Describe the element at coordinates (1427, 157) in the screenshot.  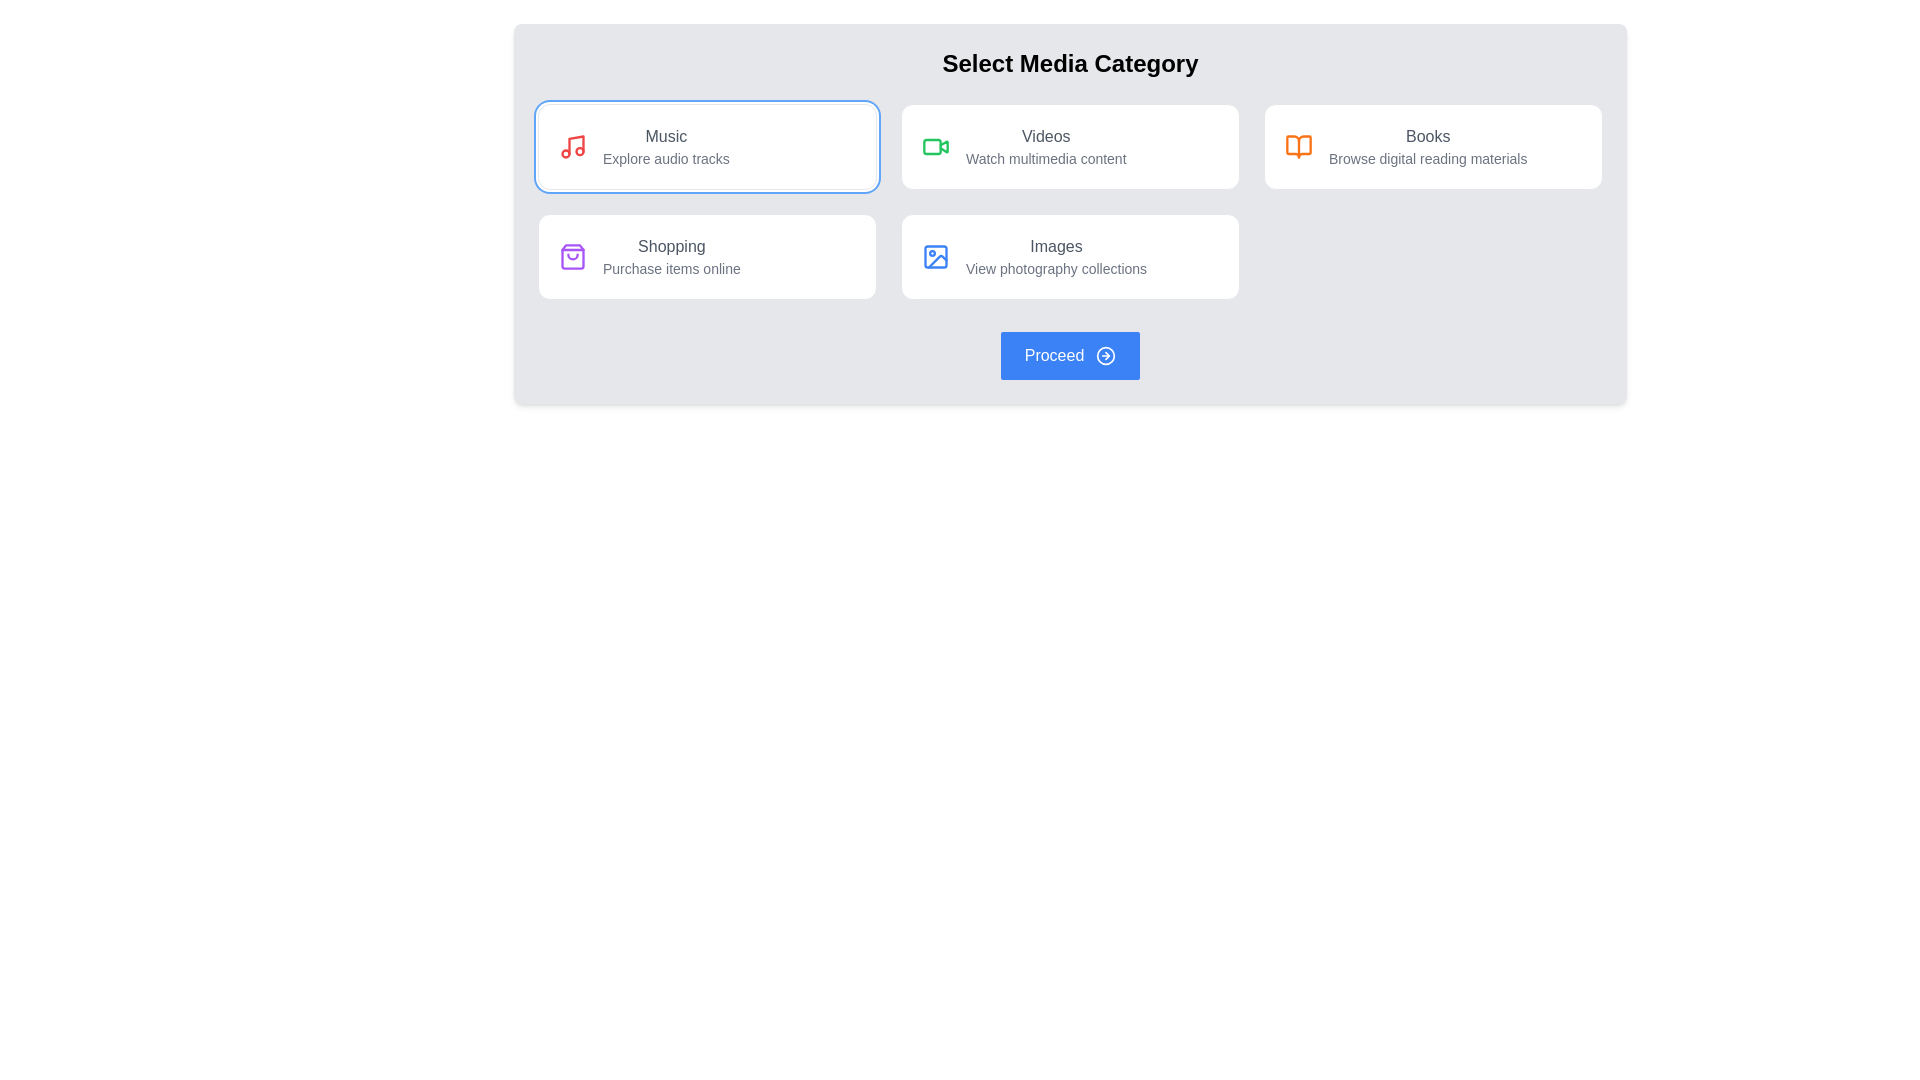
I see `the text label that says 'Browse digital reading materials', which is located below the 'Books' label in the 'Select Media Category' interface` at that location.